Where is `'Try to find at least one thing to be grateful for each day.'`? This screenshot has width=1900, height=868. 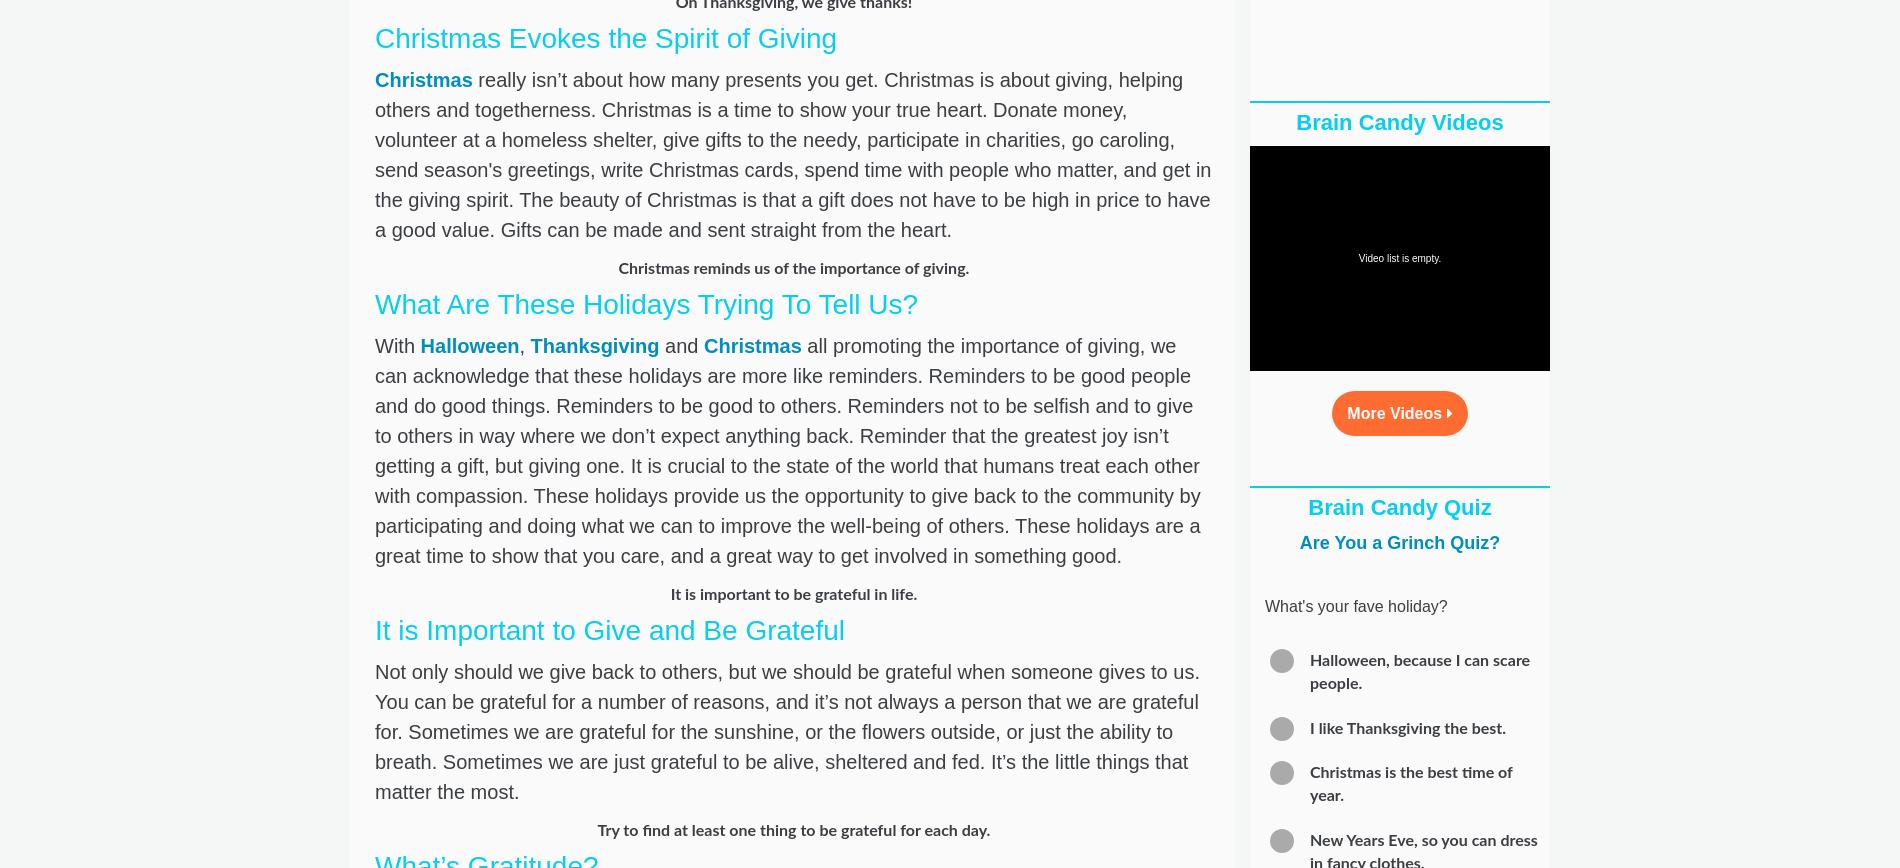 'Try to find at least one thing to be grateful for each day.' is located at coordinates (792, 829).